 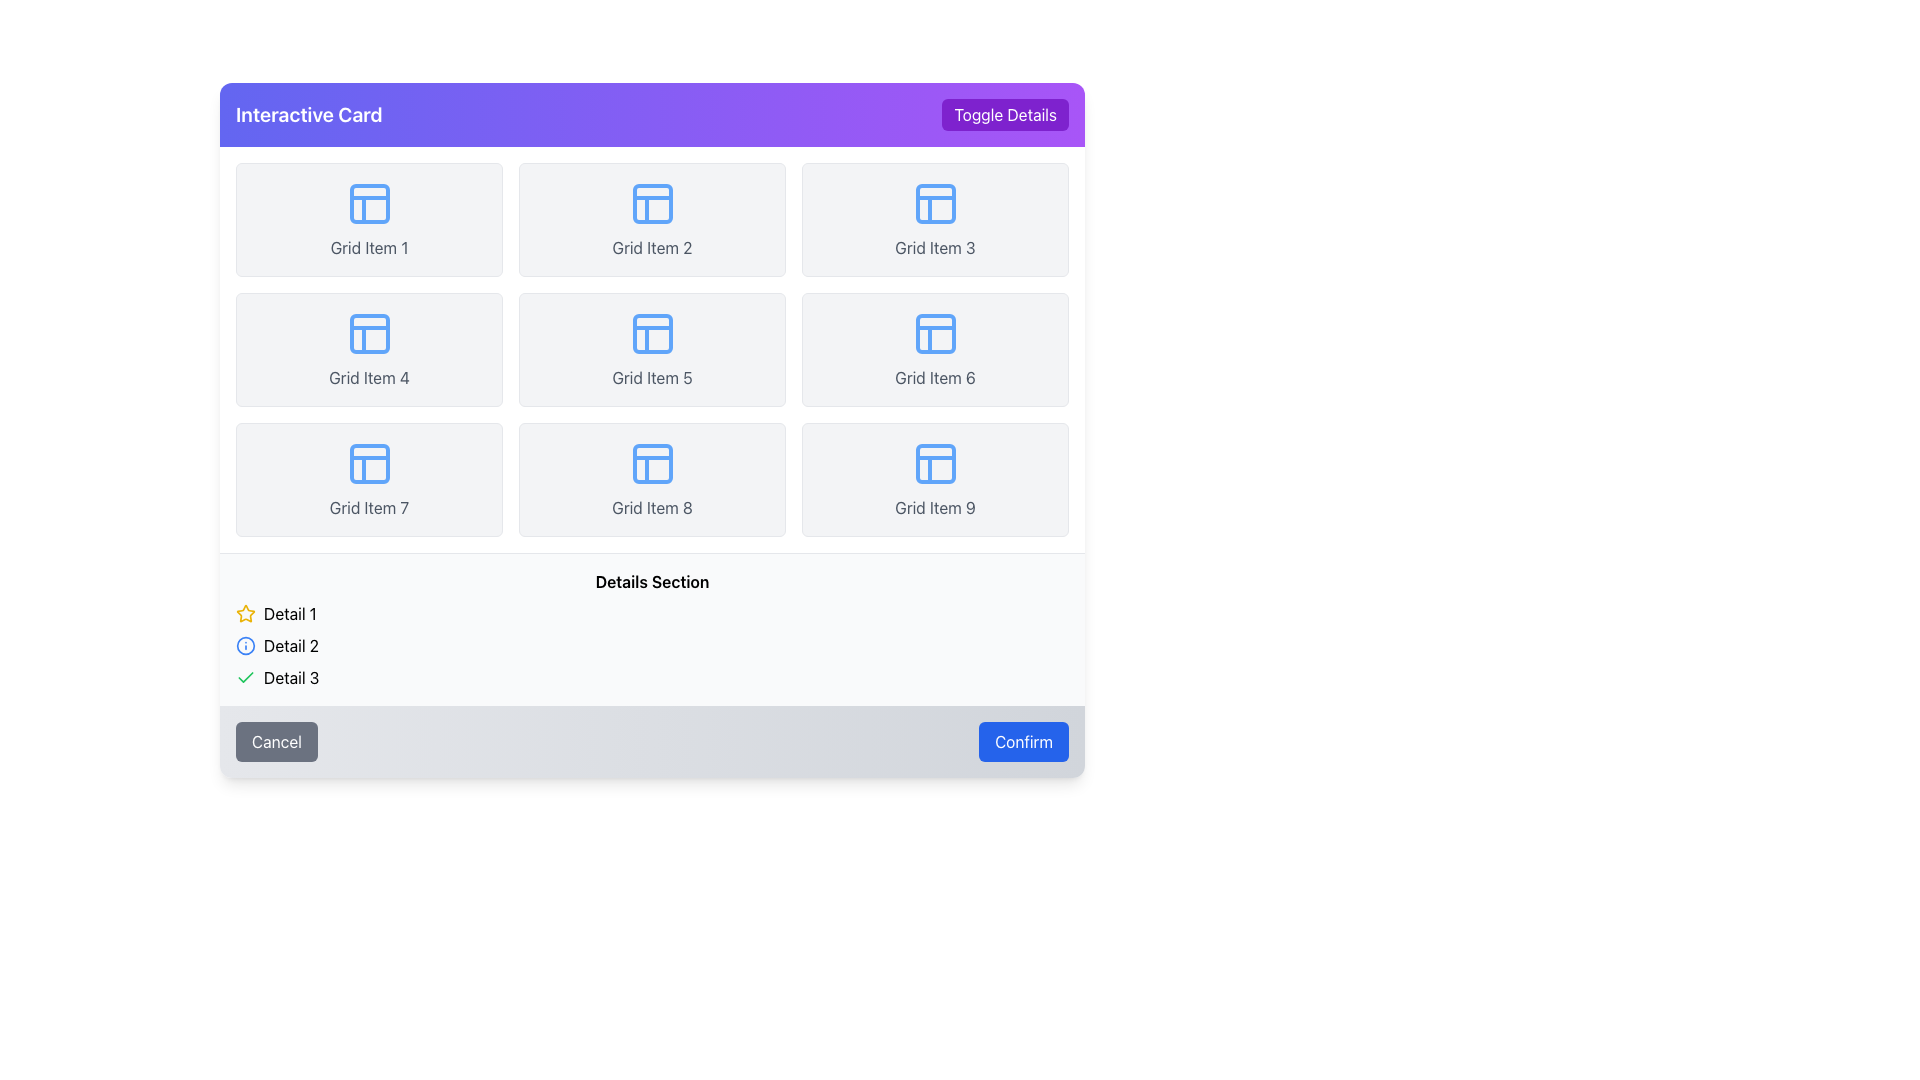 I want to click on the third Card component in the first row of the 3x3 grid layout, which displays an item with an icon and label for identification, so click(x=934, y=219).